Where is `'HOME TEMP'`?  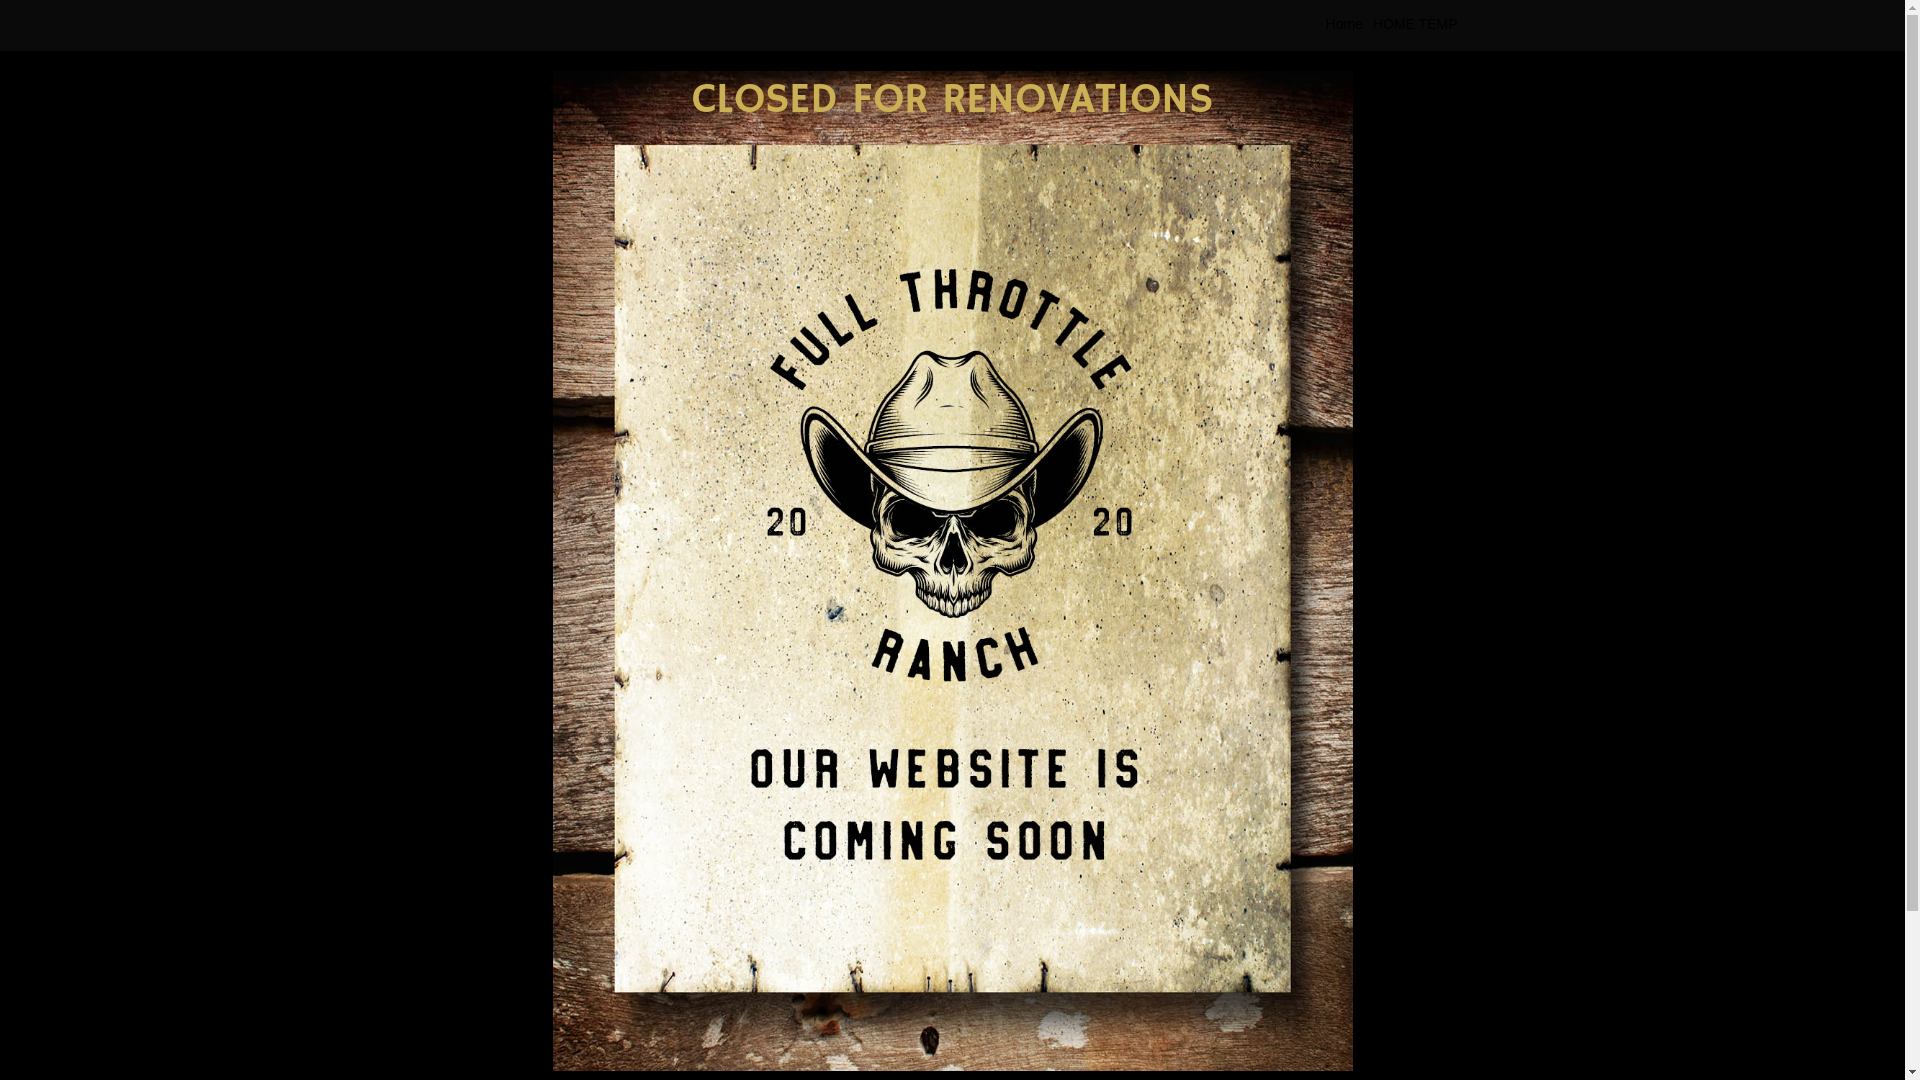 'HOME TEMP' is located at coordinates (1414, 24).